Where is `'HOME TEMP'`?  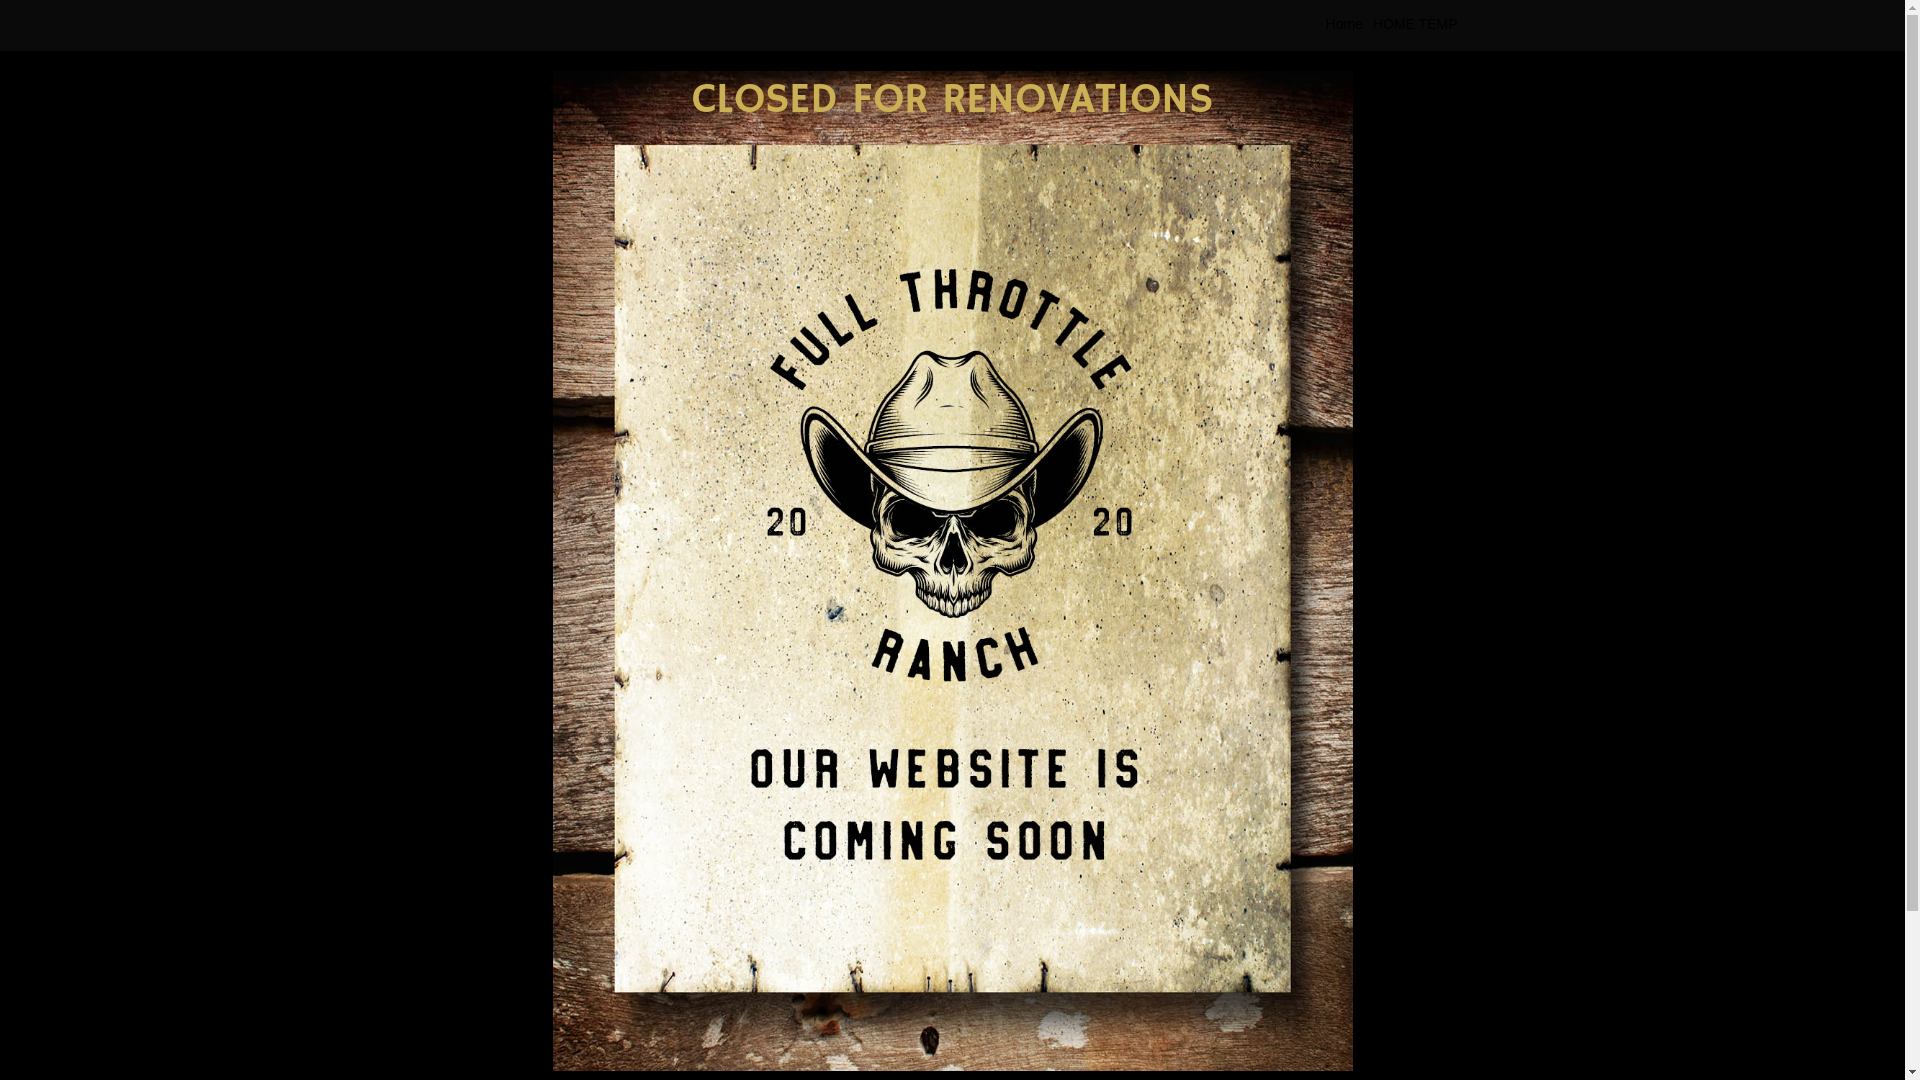 'HOME TEMP' is located at coordinates (1414, 24).